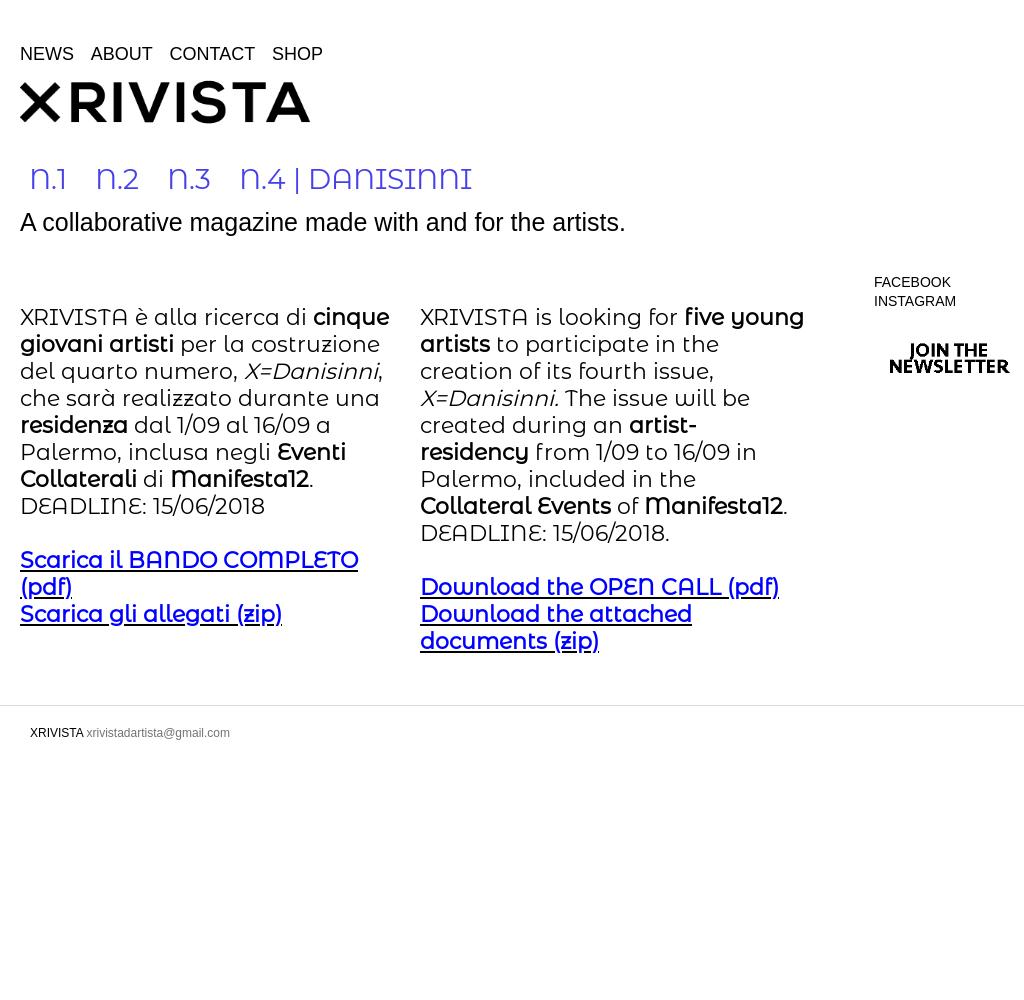 The height and width of the screenshot is (1000, 1024). What do you see at coordinates (914, 301) in the screenshot?
I see `'Instagram'` at bounding box center [914, 301].